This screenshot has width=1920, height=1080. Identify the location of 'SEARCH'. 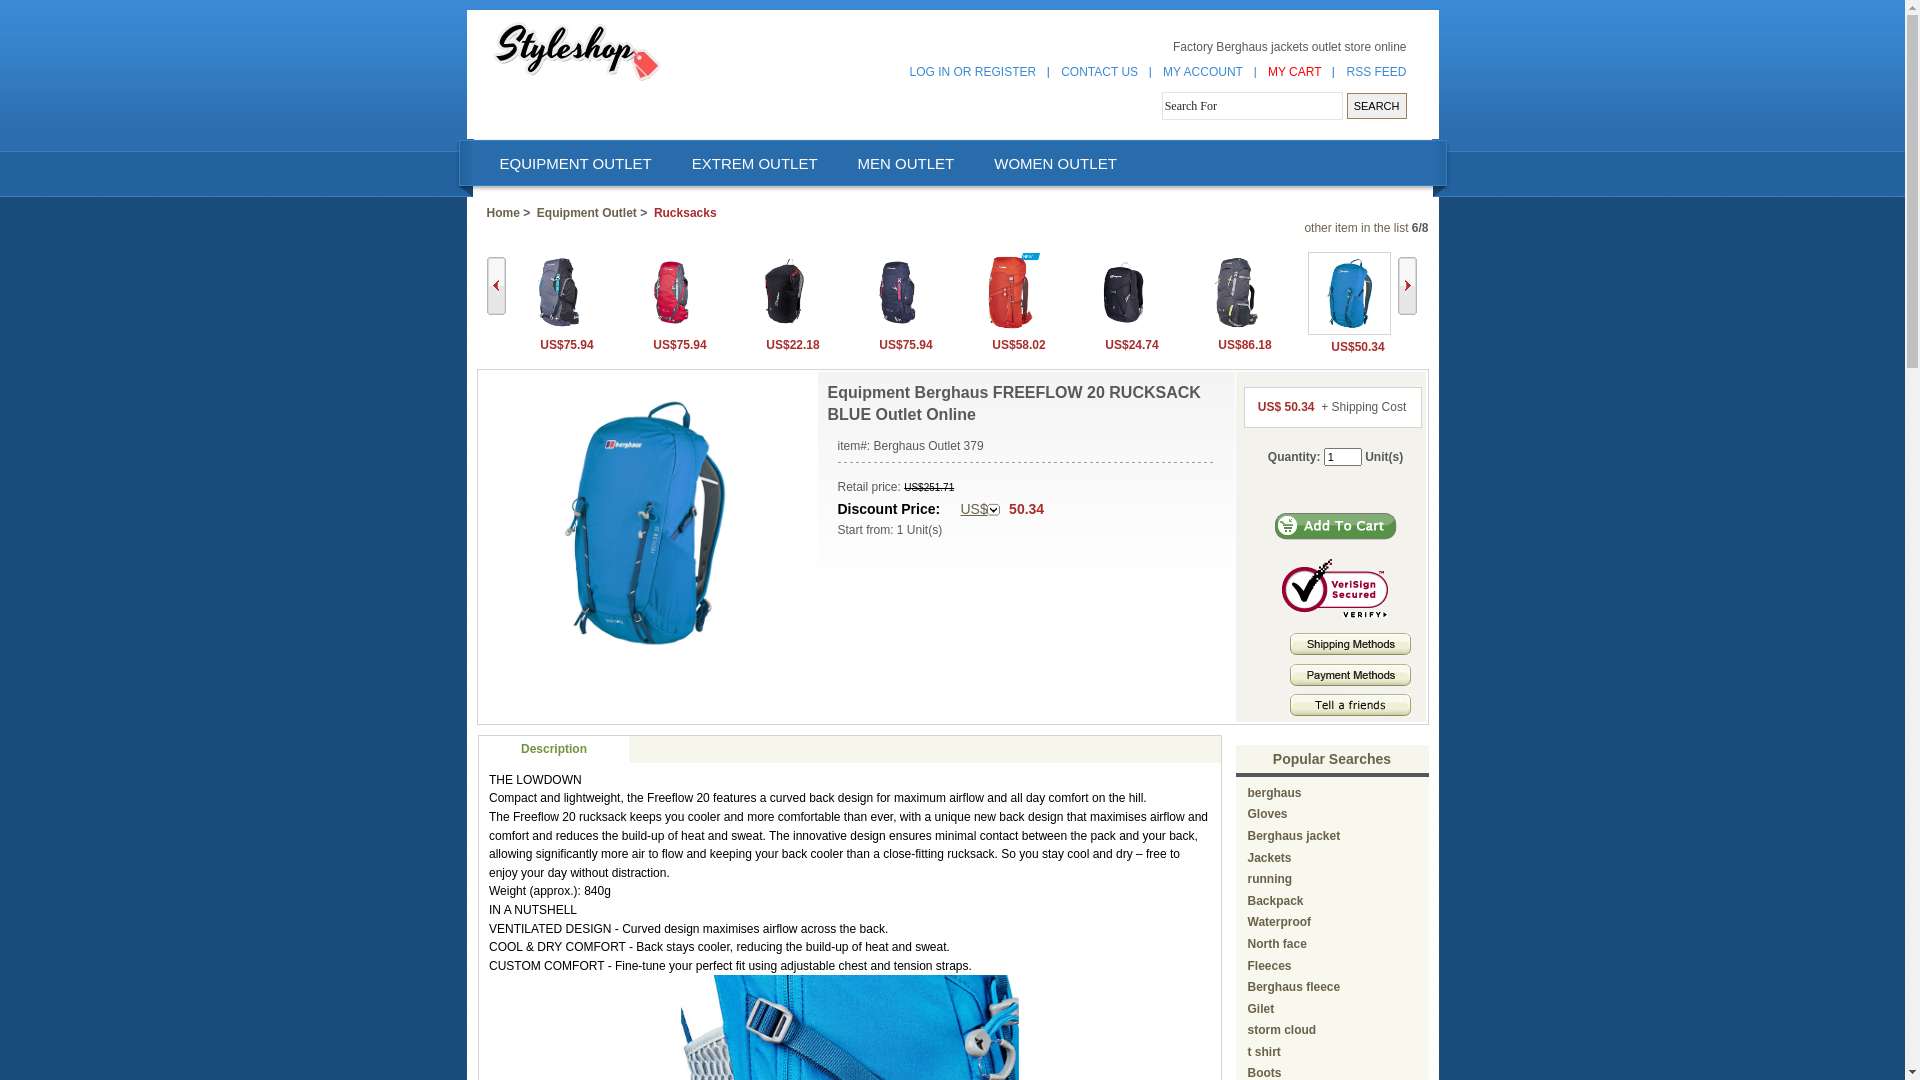
(1376, 105).